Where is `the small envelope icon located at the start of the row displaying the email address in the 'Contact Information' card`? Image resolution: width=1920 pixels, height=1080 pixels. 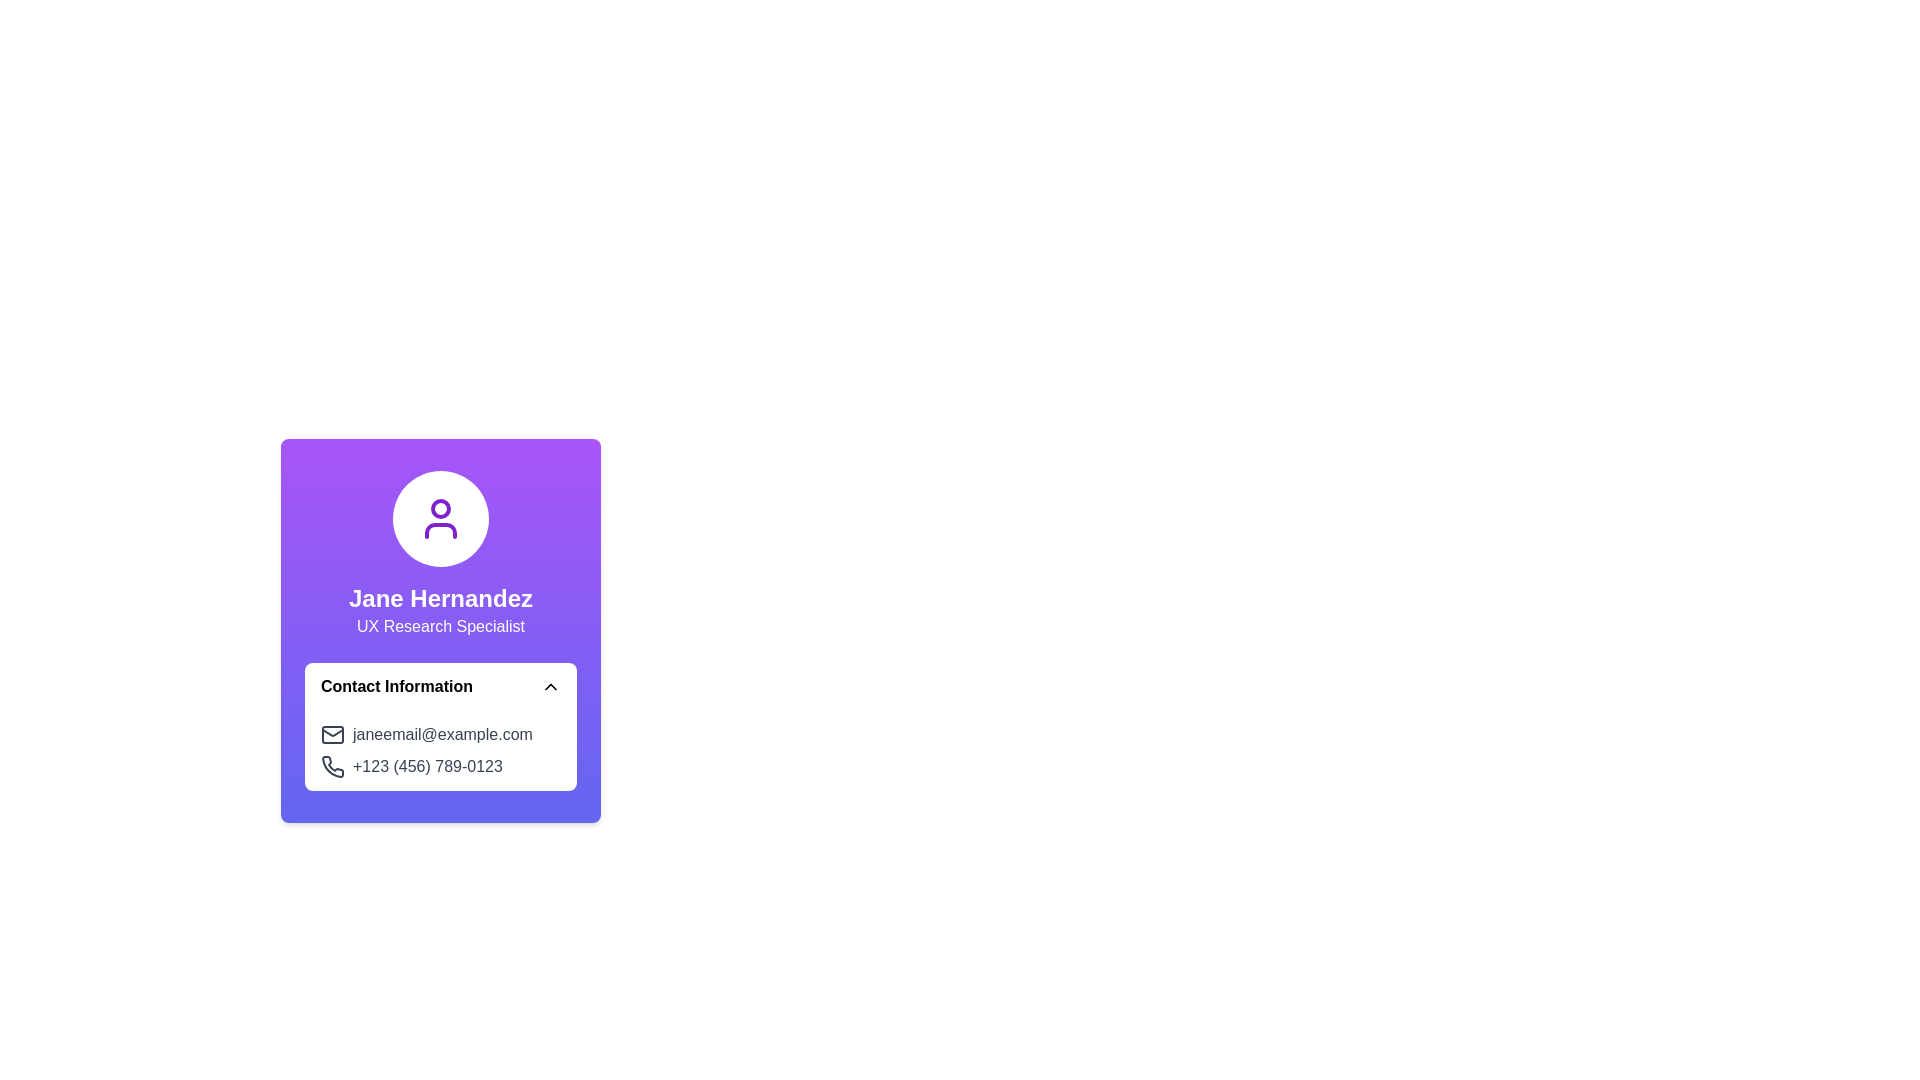 the small envelope icon located at the start of the row displaying the email address in the 'Contact Information' card is located at coordinates (332, 735).